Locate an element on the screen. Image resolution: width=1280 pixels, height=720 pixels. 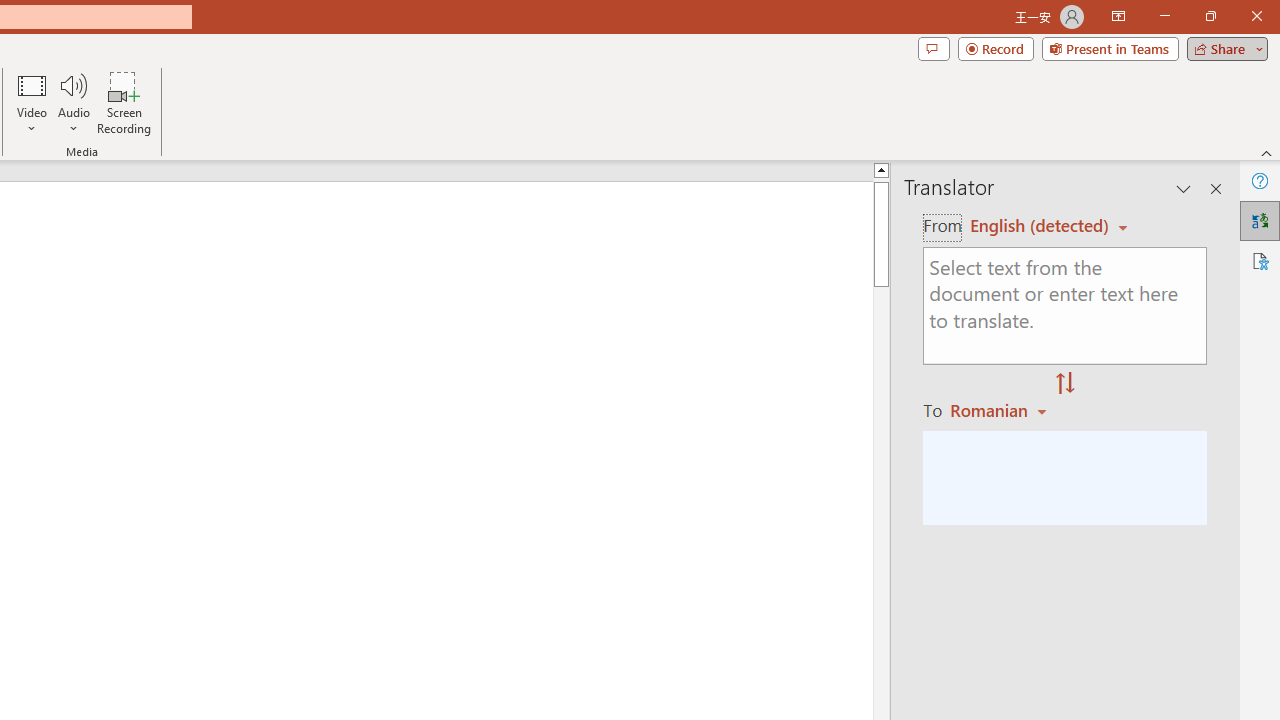
'Czech (detected)' is located at coordinates (1040, 225).